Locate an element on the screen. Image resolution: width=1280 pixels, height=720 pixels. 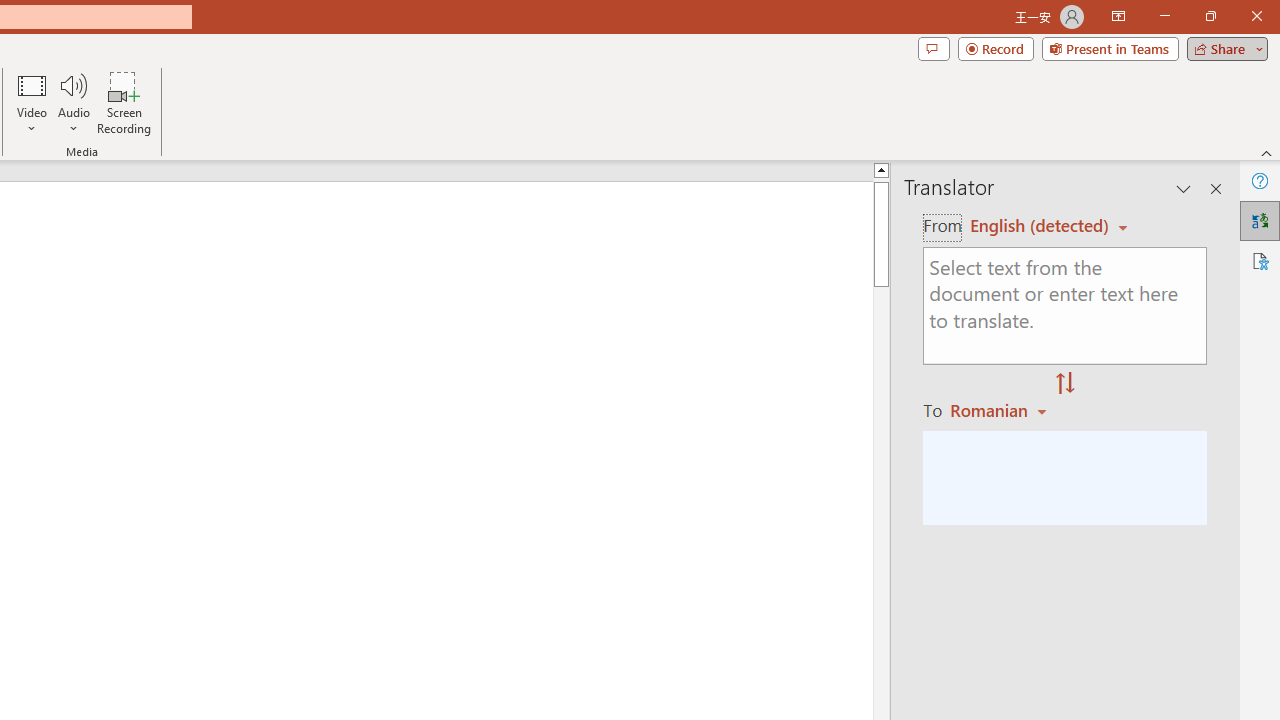
'Czech (detected)' is located at coordinates (1040, 225).